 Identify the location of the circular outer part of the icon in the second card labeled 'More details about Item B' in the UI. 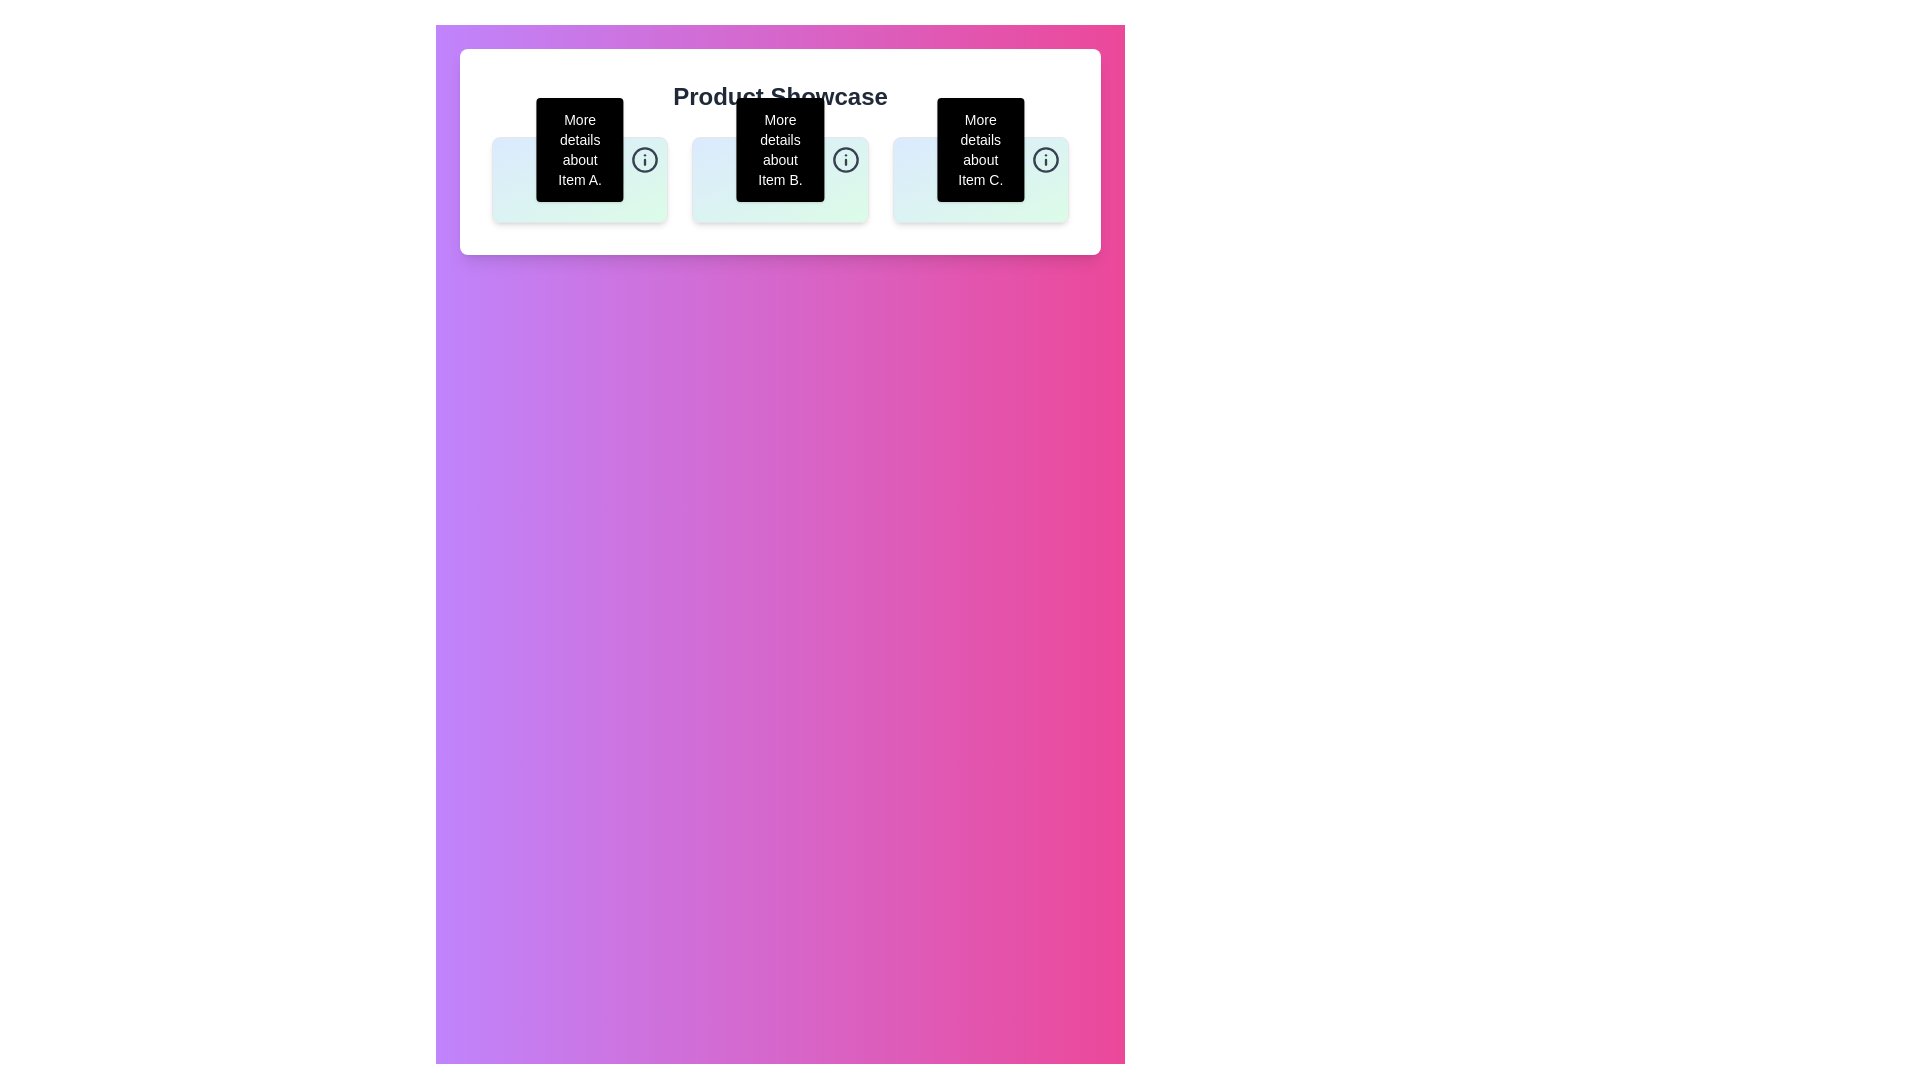
(845, 158).